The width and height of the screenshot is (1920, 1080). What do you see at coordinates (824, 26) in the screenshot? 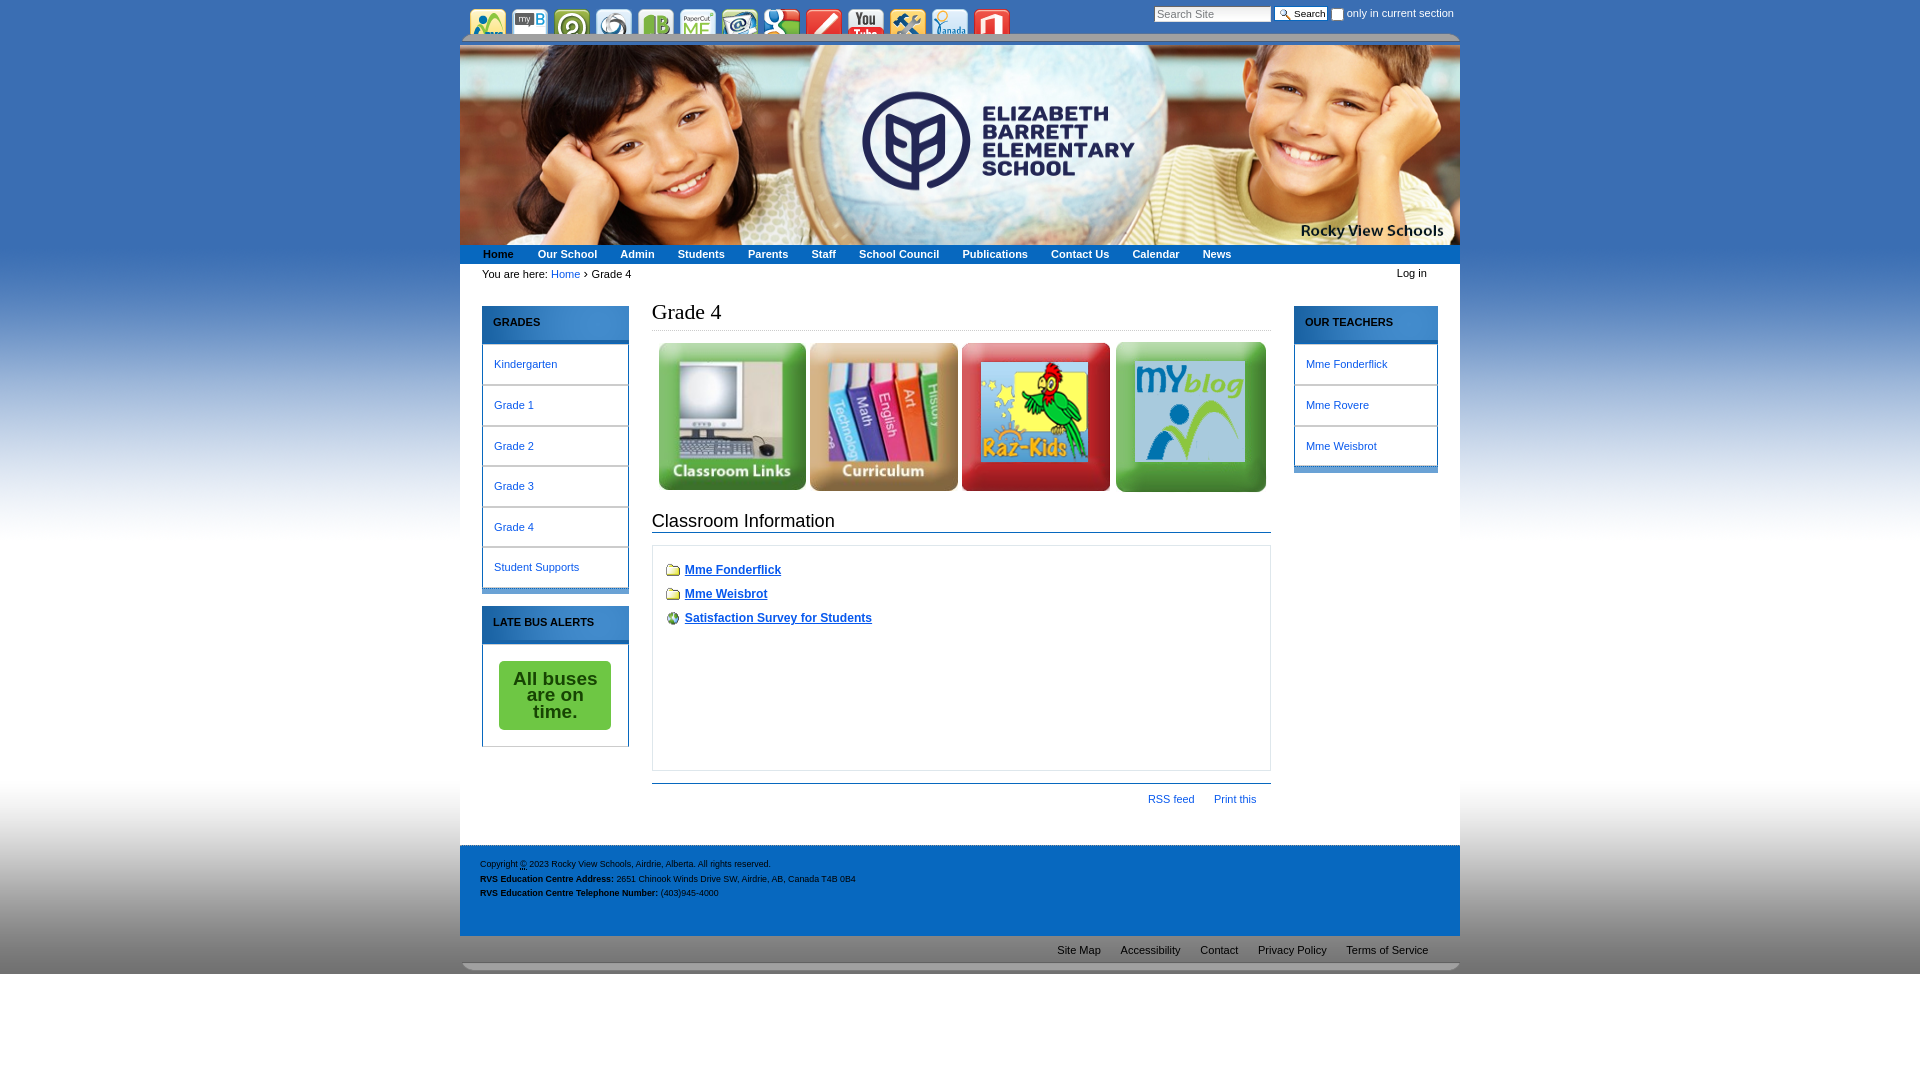
I see `'Student Blogs'` at bounding box center [824, 26].